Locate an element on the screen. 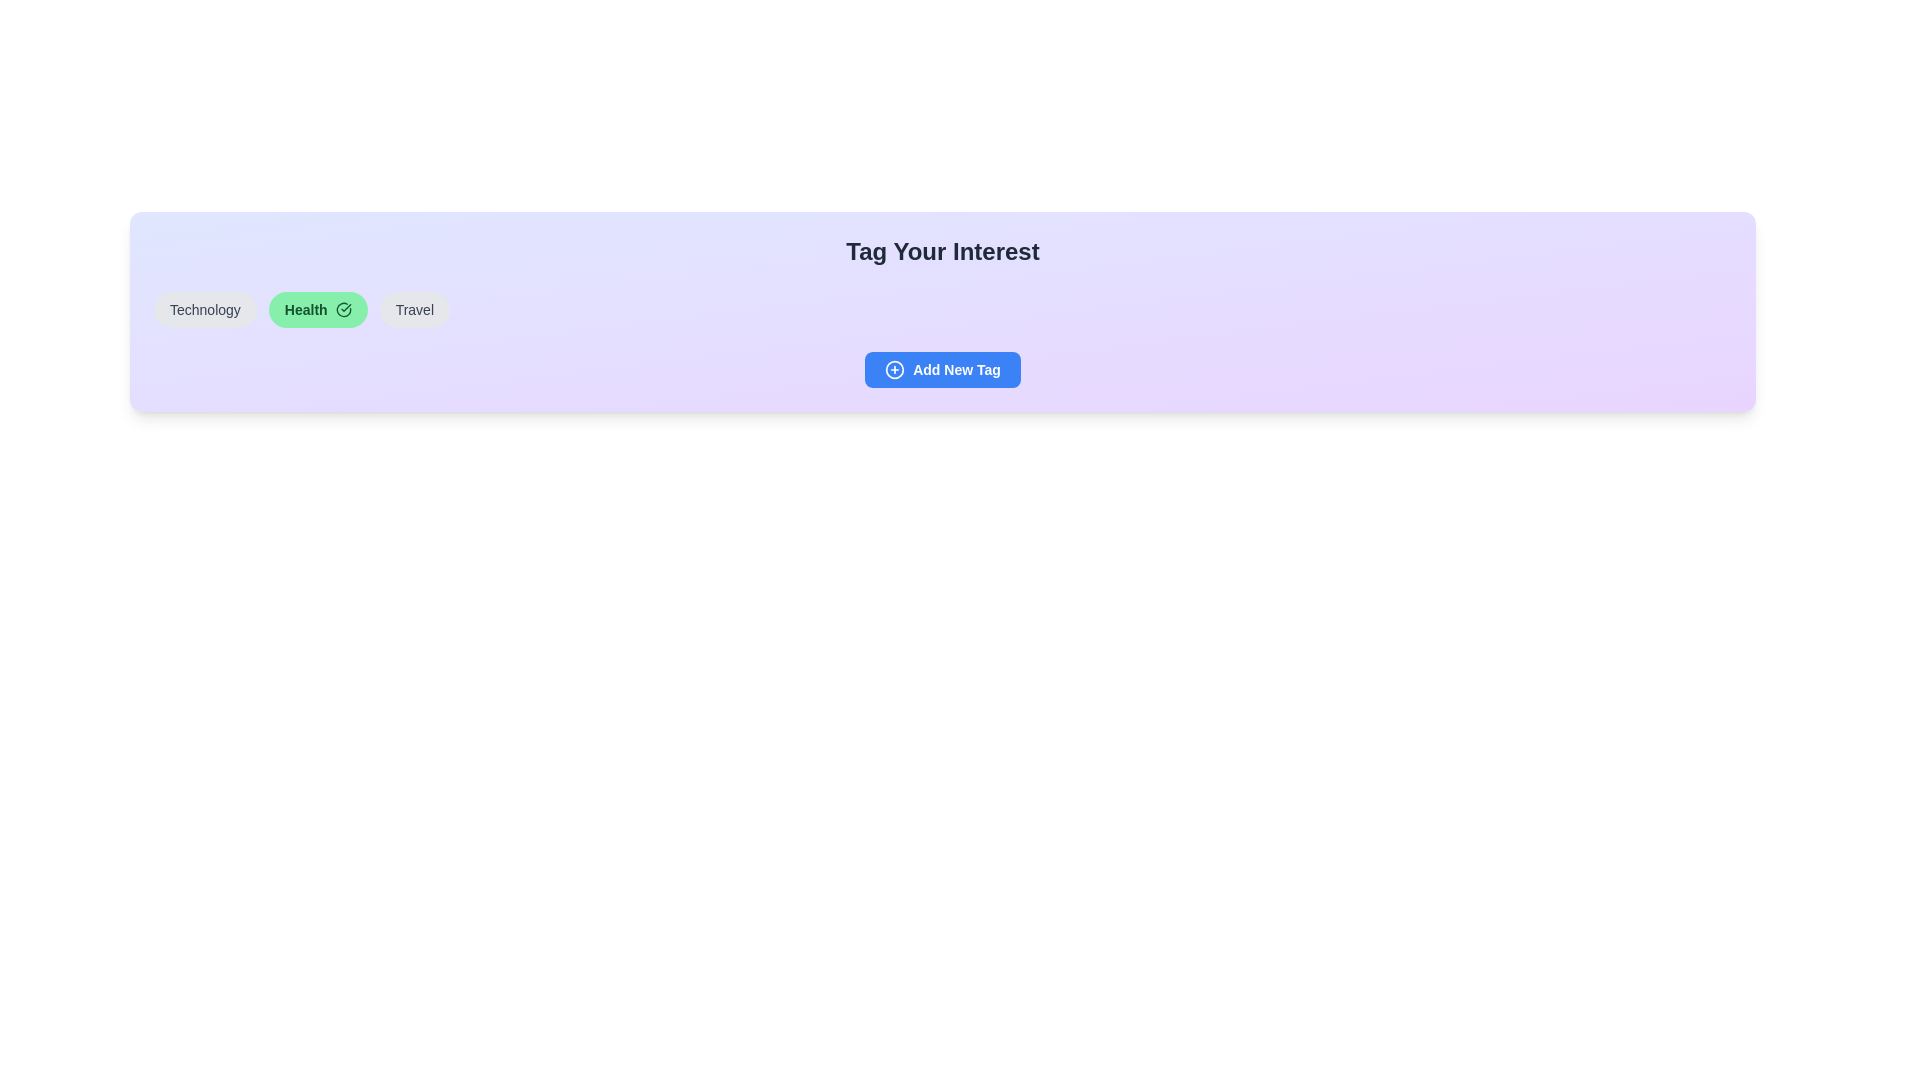  the 'Travel' tag text label is located at coordinates (413, 309).